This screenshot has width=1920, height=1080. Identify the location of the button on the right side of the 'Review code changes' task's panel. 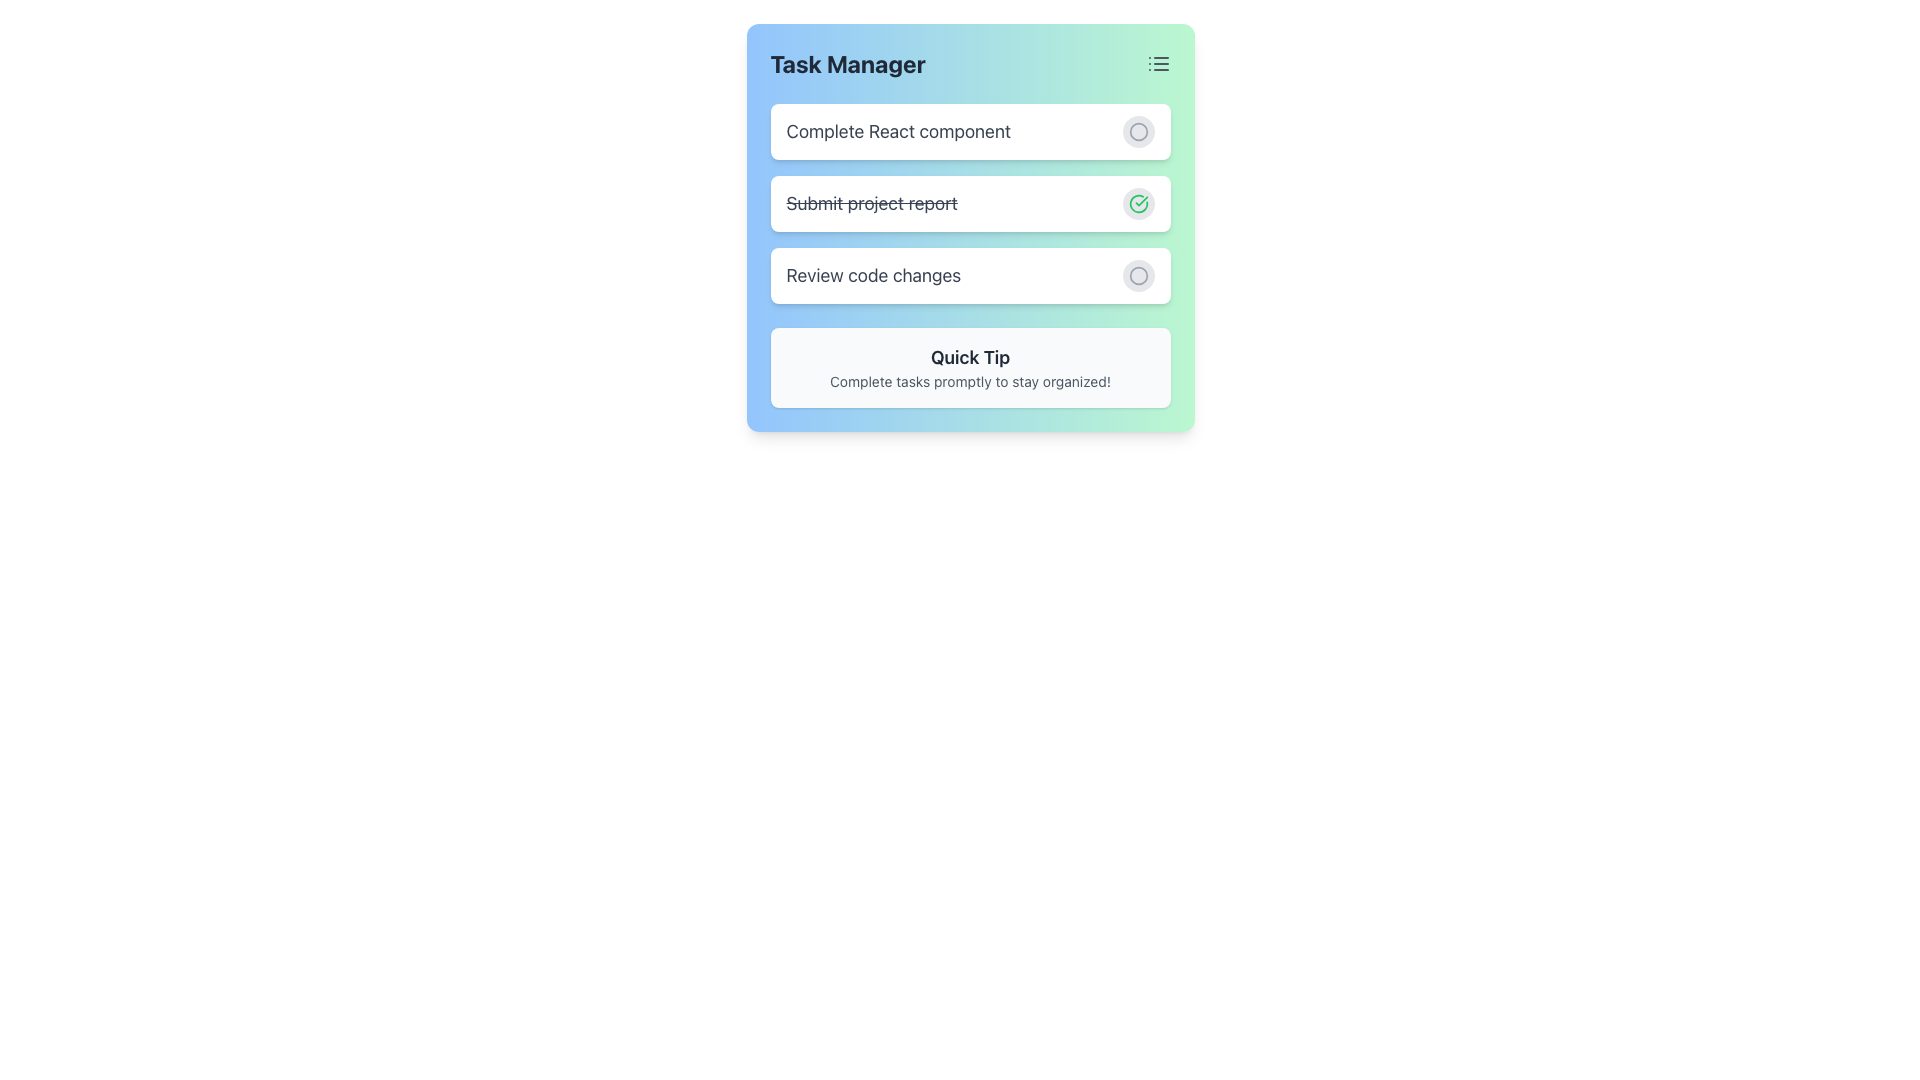
(1138, 276).